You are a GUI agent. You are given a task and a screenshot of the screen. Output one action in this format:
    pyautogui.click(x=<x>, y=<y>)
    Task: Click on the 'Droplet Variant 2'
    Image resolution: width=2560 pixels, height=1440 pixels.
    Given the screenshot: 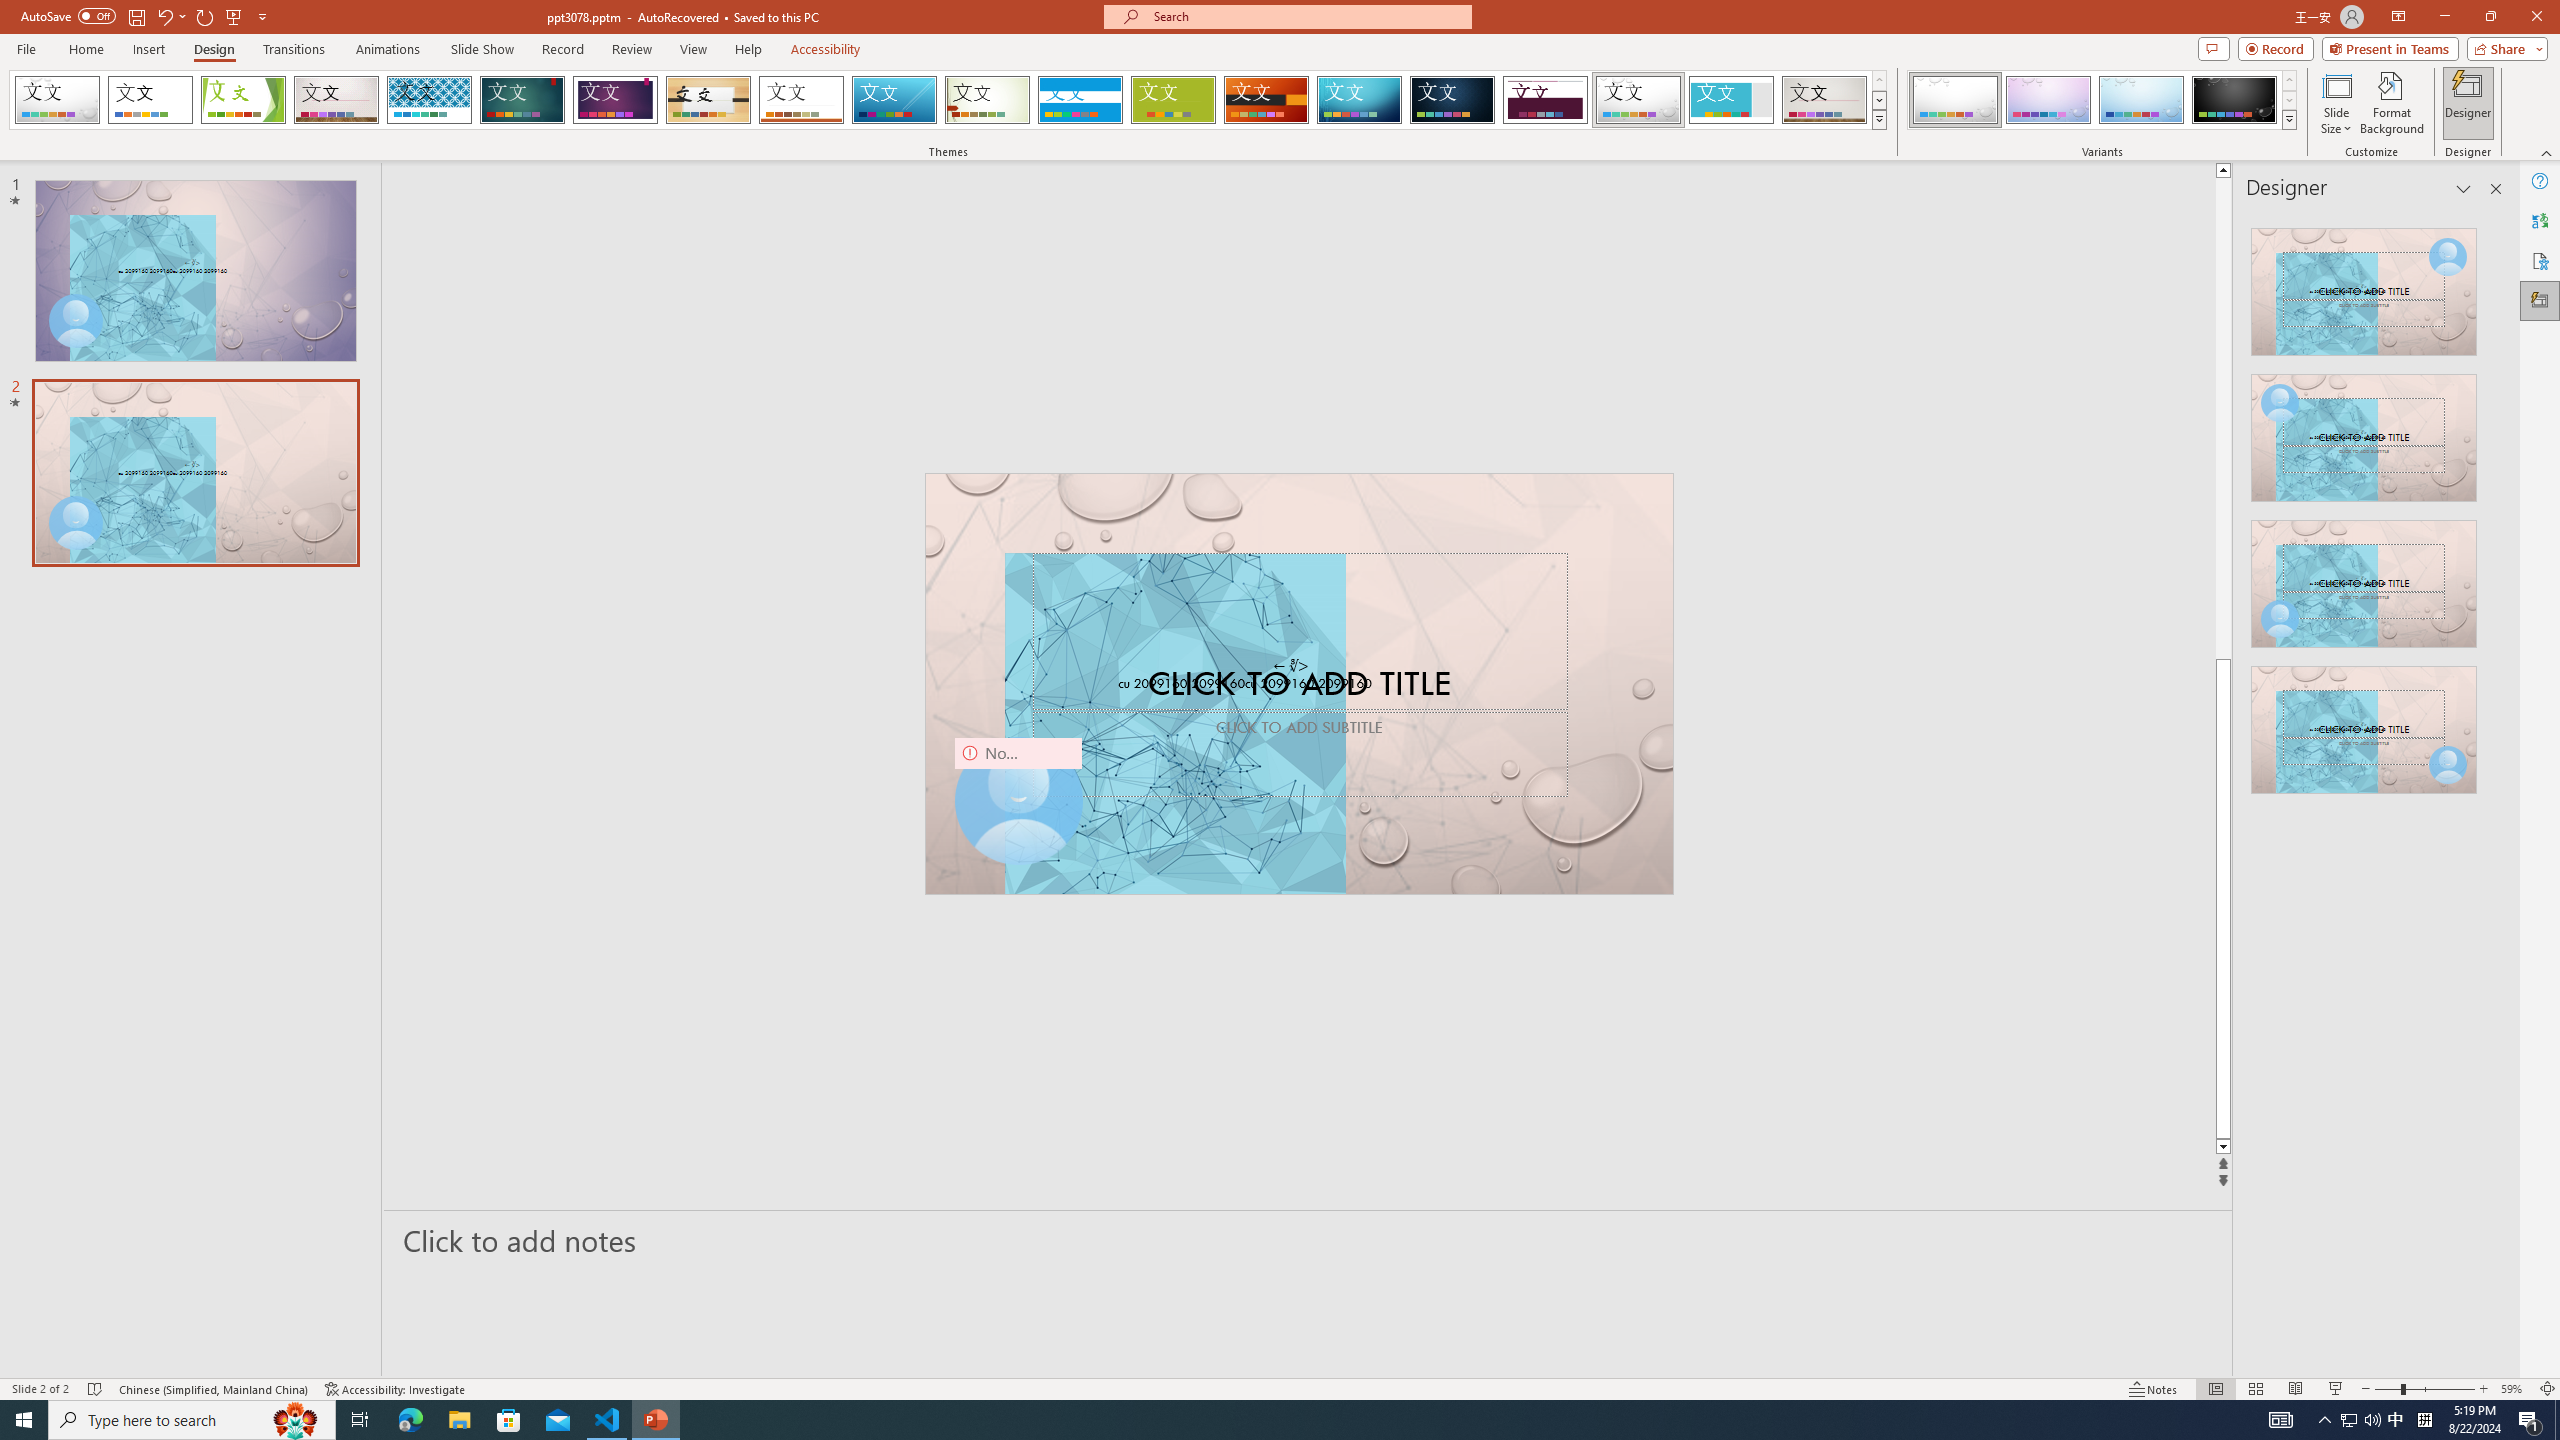 What is the action you would take?
    pyautogui.click(x=2047, y=99)
    